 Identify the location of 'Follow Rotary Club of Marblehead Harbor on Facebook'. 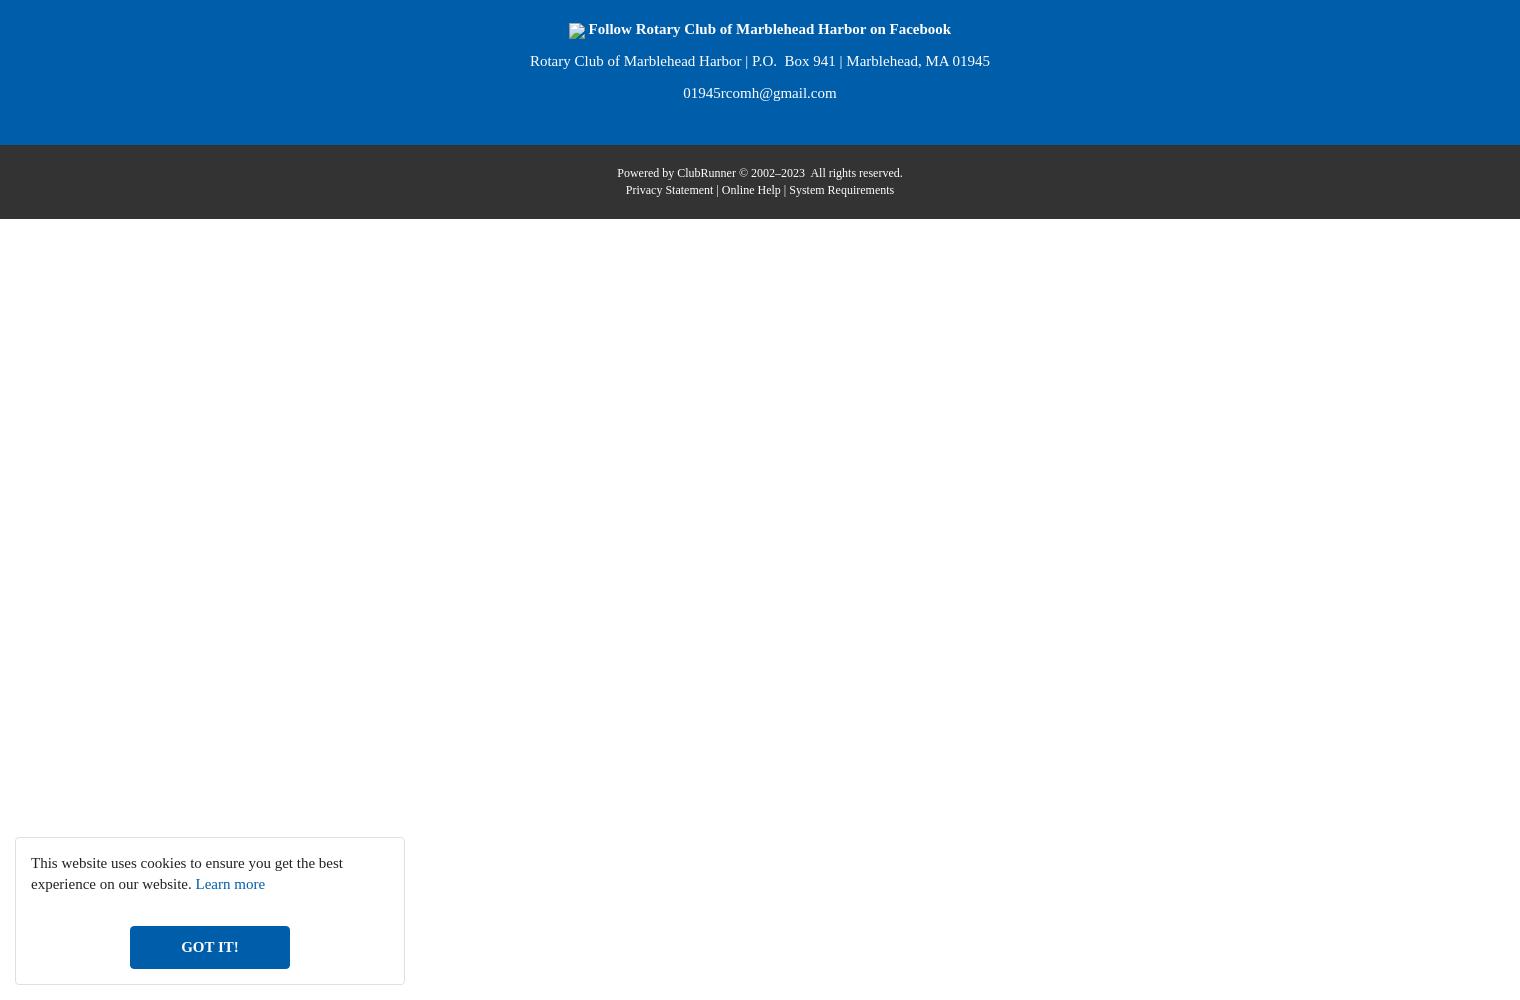
(768, 29).